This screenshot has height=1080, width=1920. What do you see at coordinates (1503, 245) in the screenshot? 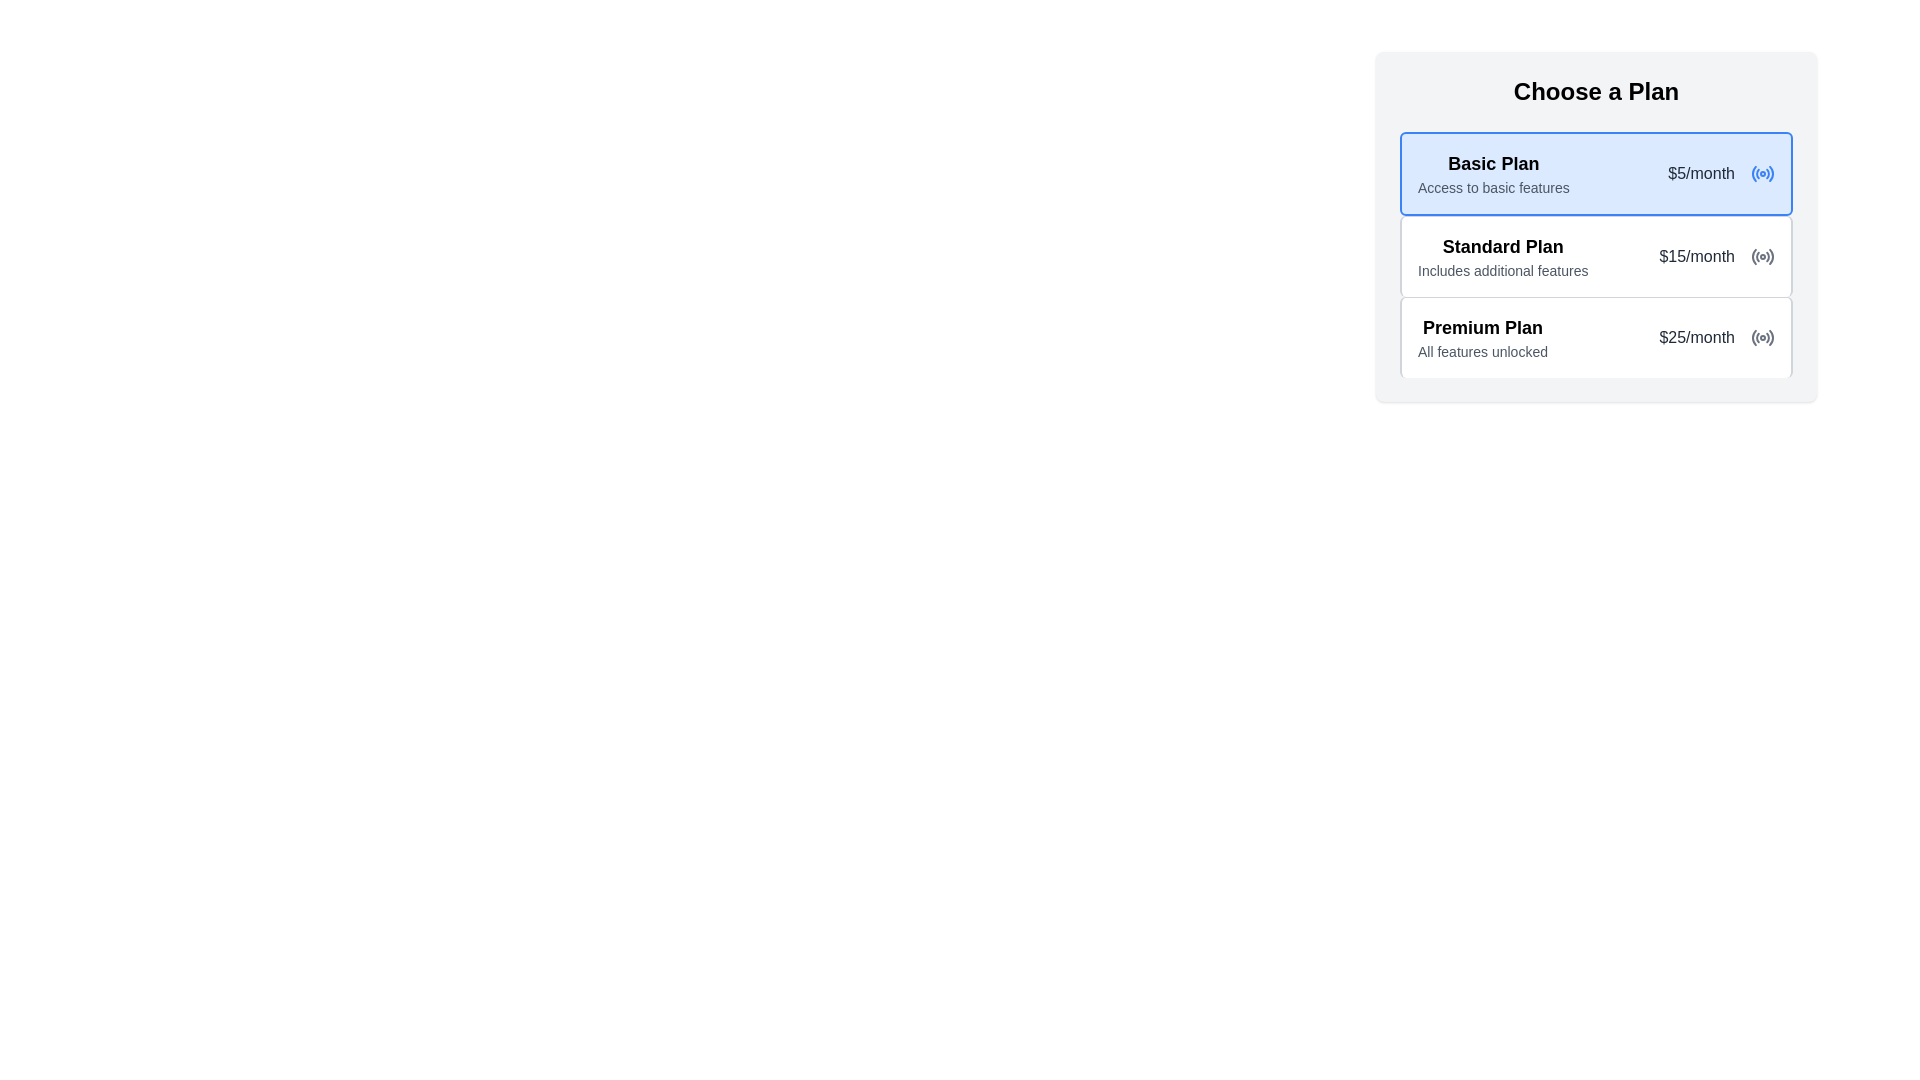
I see `the 'Standard Plan' section title text label, which is visually styled in bold and large font, indicating it is a header within a list of plans` at bounding box center [1503, 245].